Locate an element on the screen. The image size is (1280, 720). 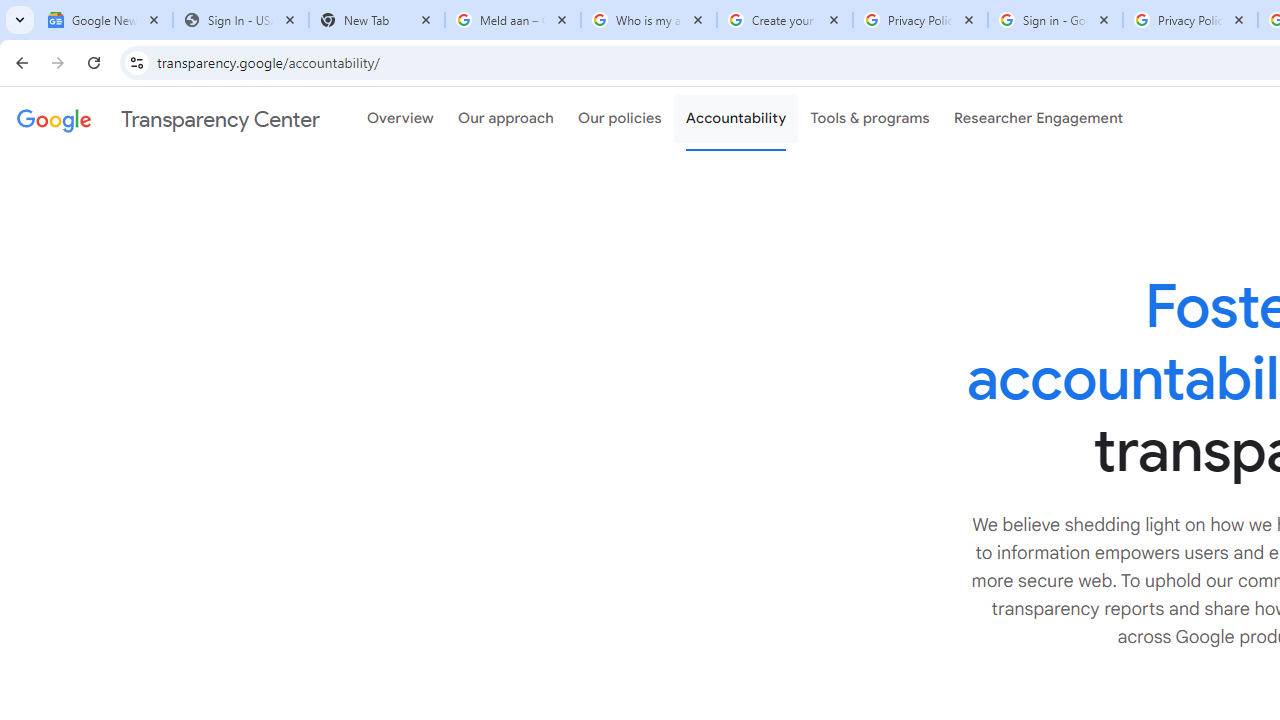
'Google News' is located at coordinates (103, 20).